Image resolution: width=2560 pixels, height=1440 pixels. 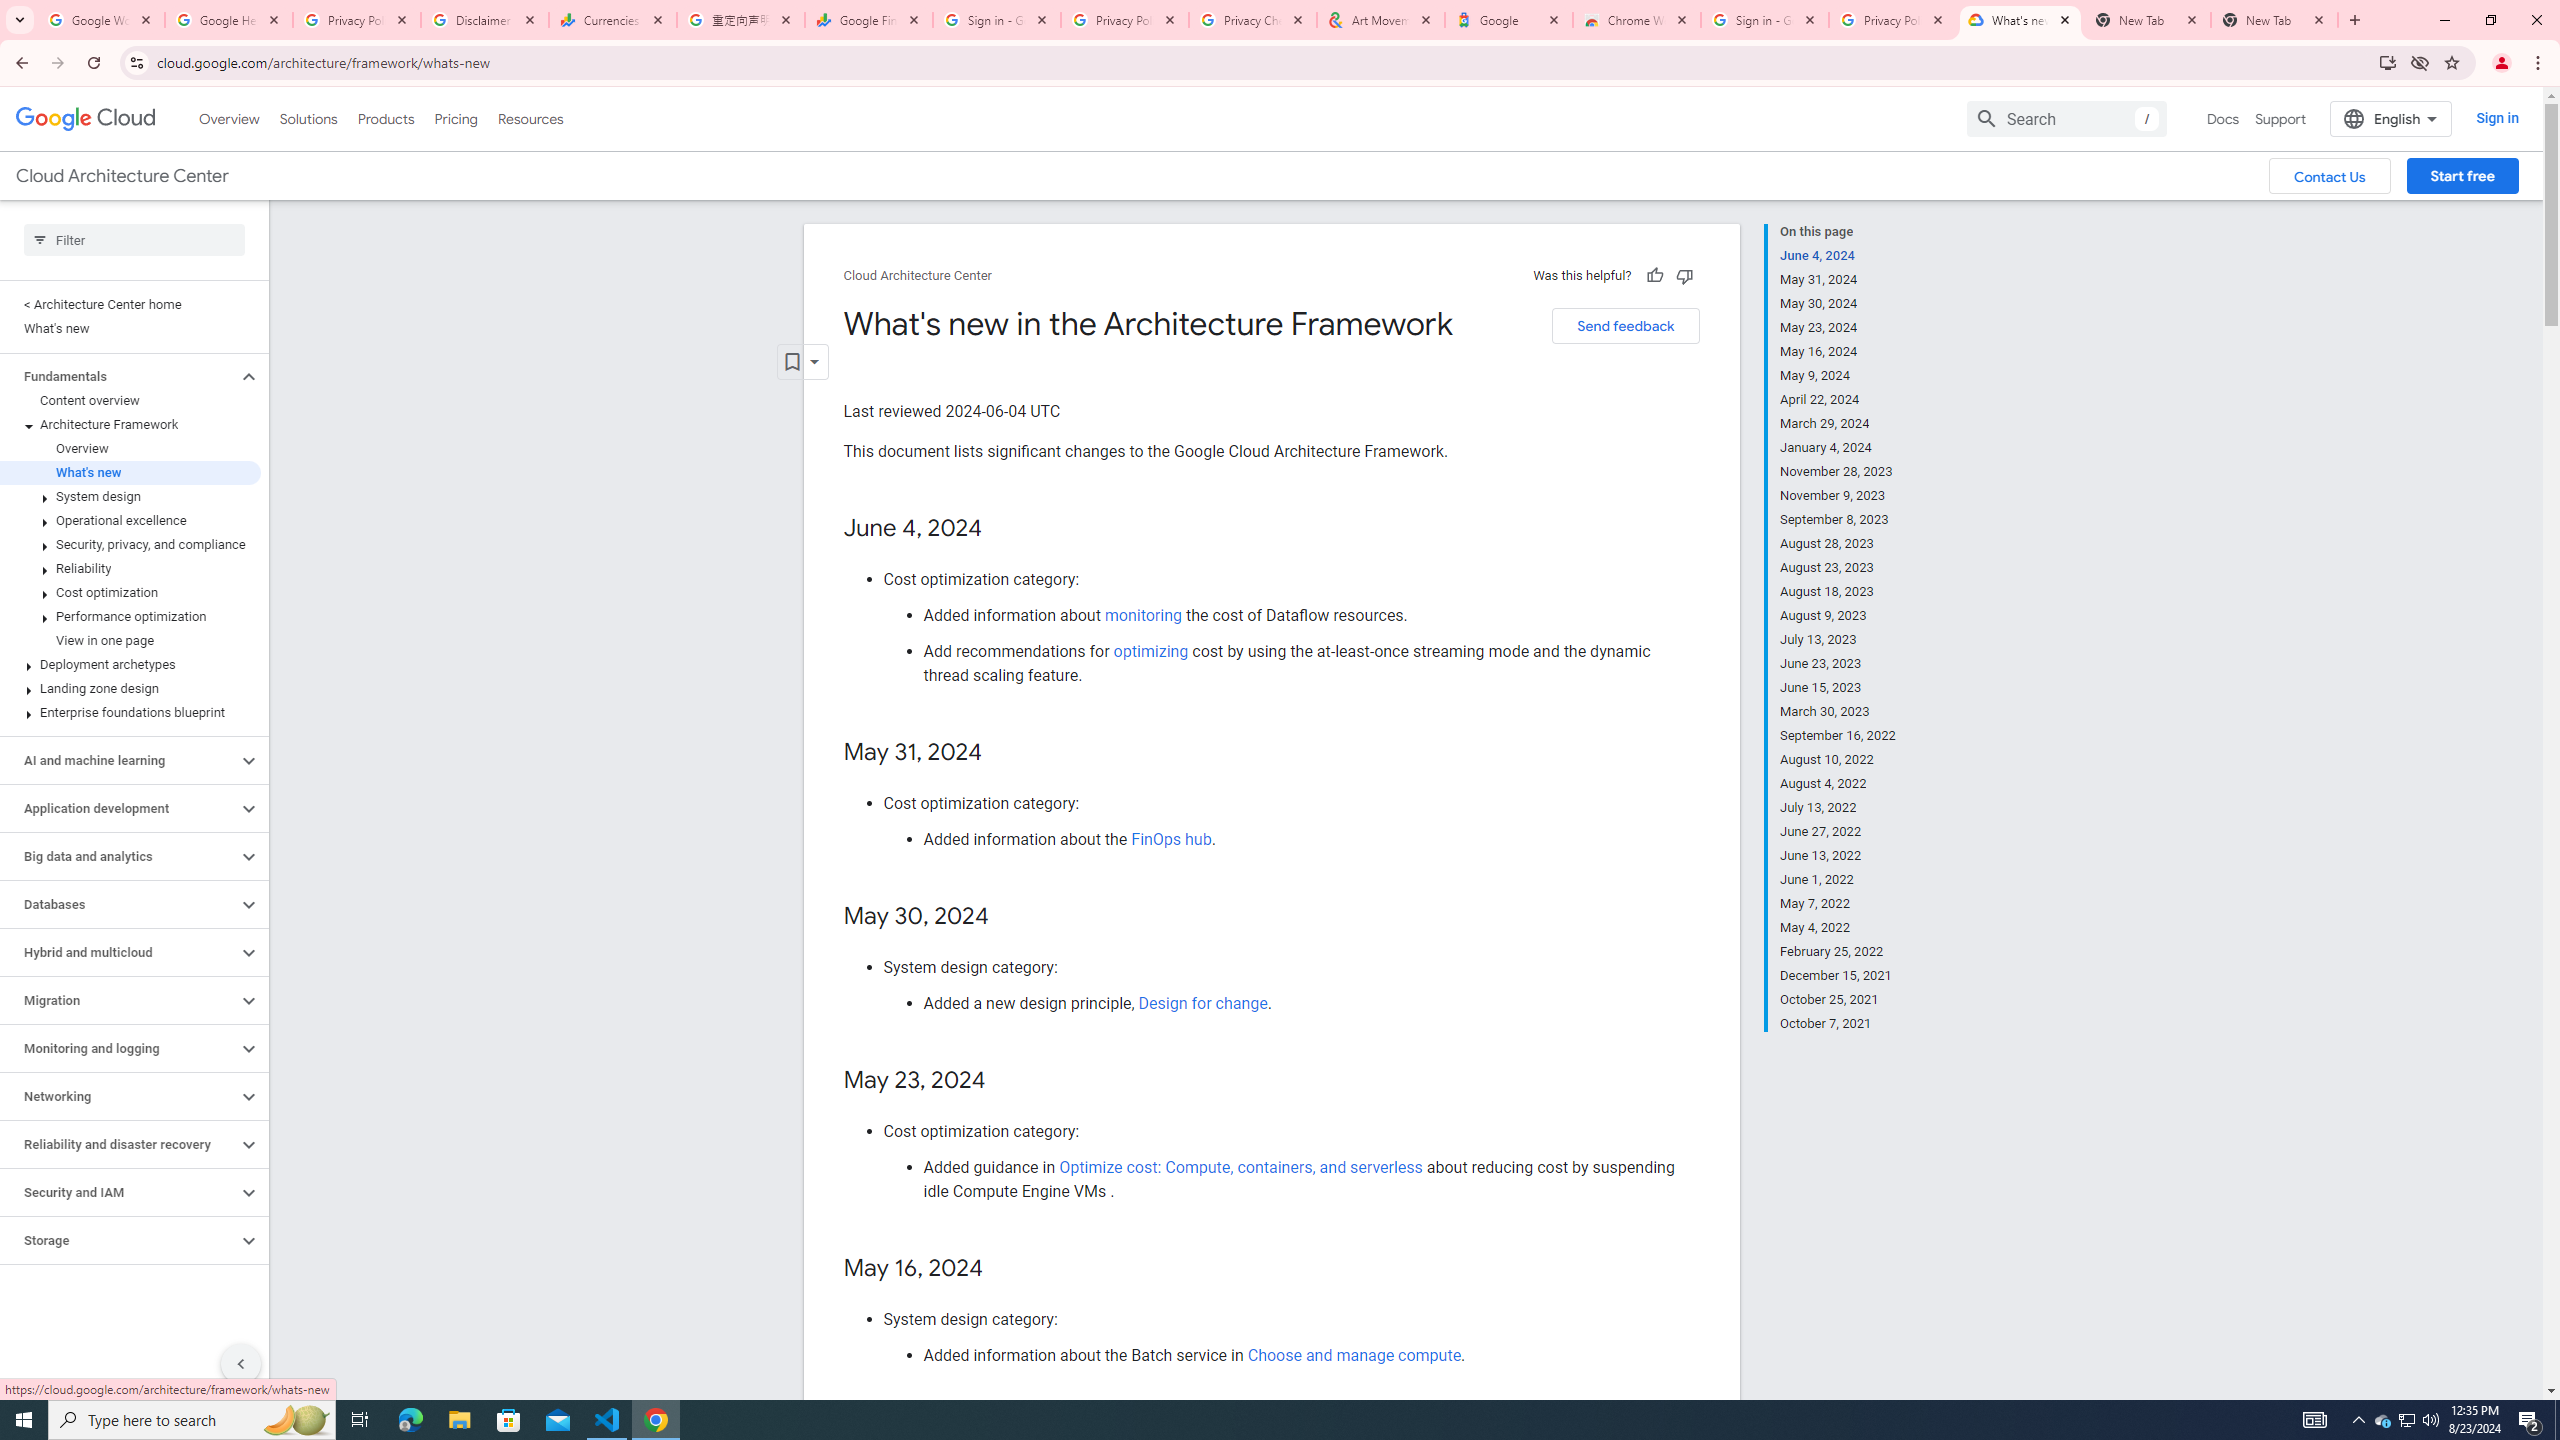 I want to click on 'May 4, 2022', so click(x=1838, y=927).